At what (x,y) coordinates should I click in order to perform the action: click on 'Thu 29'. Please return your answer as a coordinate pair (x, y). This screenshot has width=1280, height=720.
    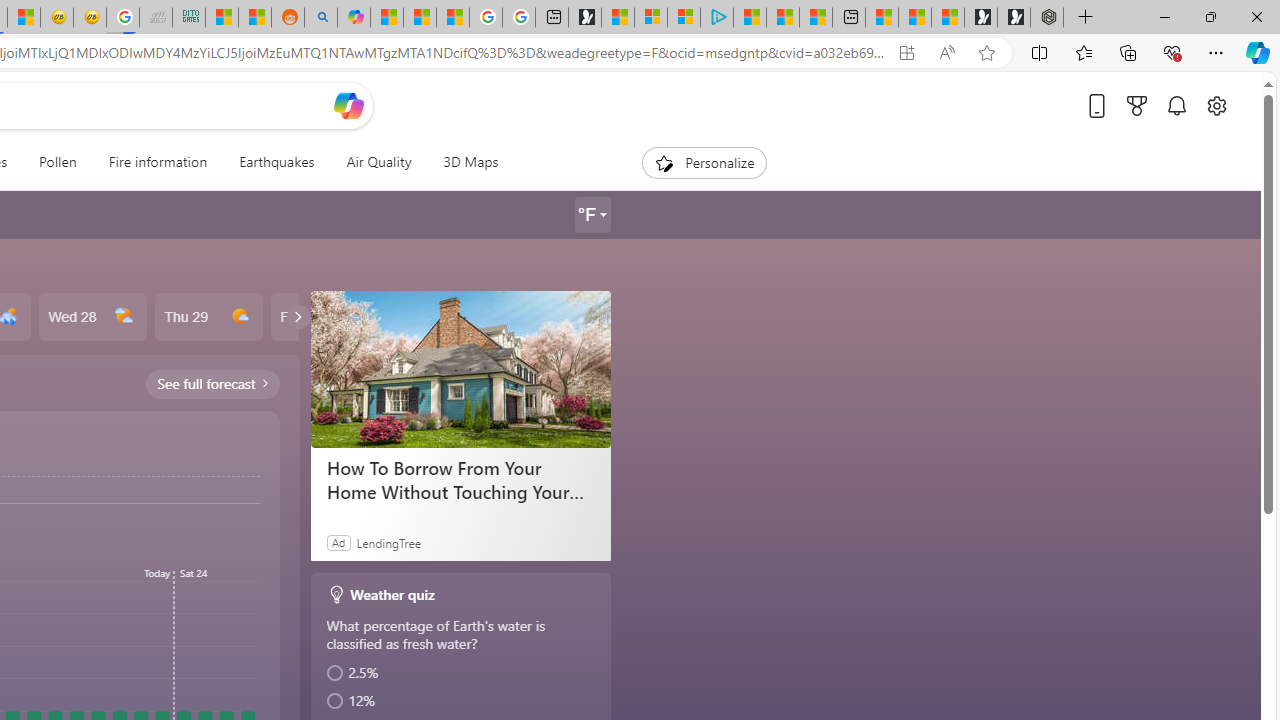
    Looking at the image, I should click on (208, 316).